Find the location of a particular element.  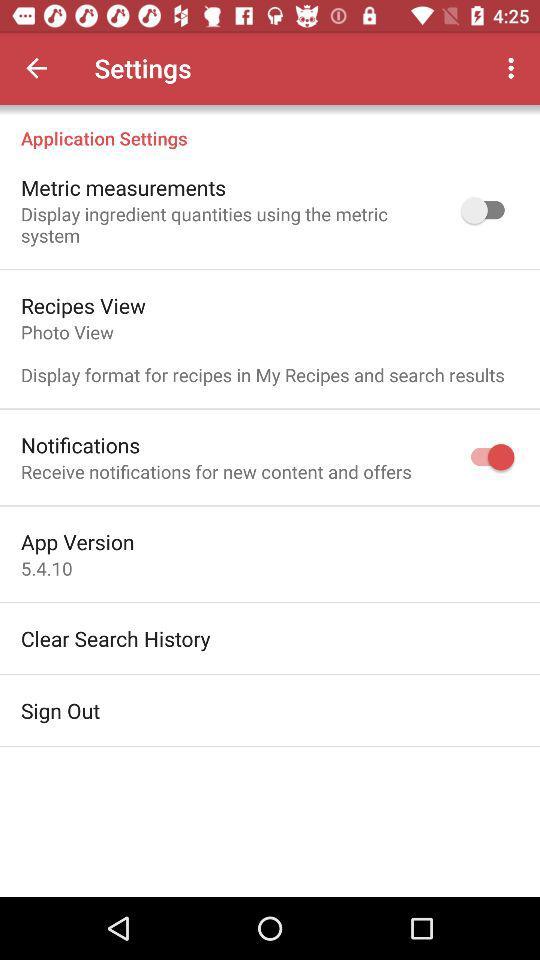

app to the left of the settings item is located at coordinates (36, 68).